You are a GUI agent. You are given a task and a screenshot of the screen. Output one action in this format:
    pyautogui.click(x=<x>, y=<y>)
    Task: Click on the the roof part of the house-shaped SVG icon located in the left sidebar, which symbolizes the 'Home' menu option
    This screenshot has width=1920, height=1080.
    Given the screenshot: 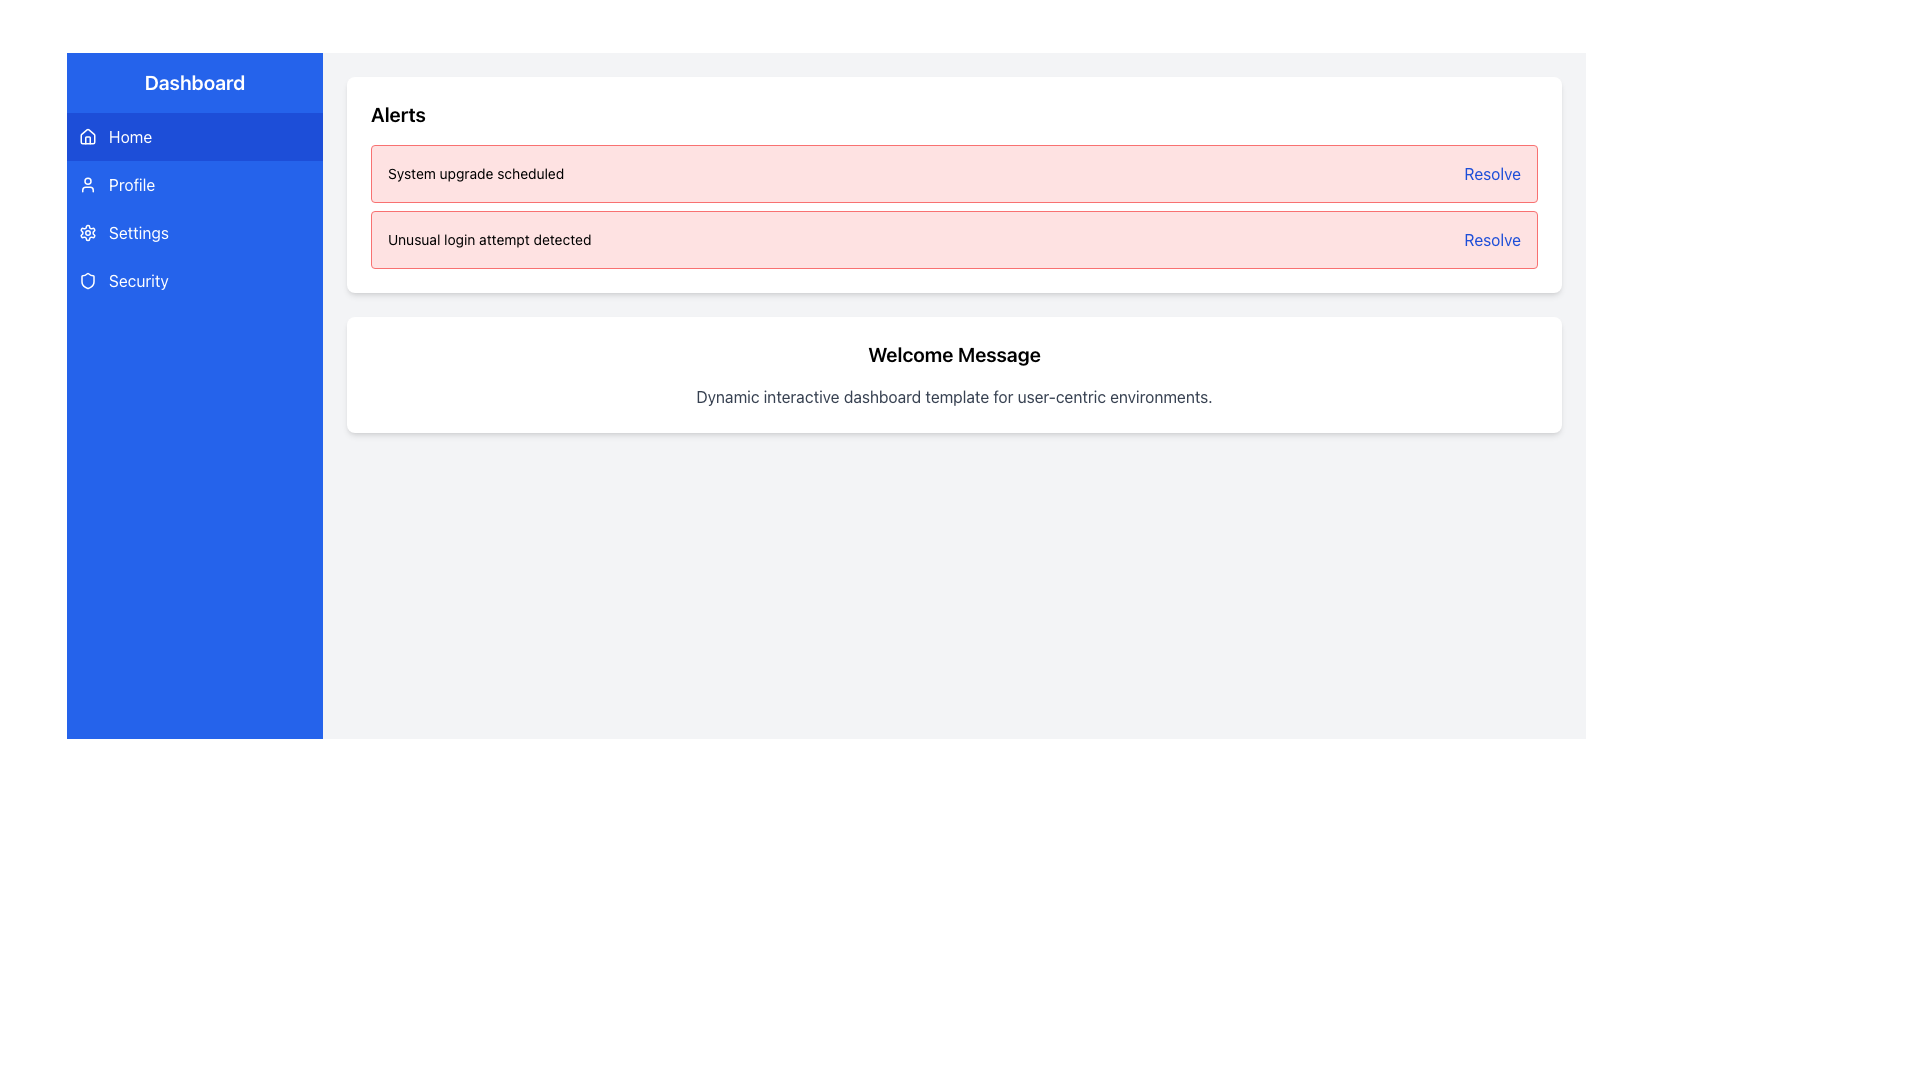 What is the action you would take?
    pyautogui.click(x=86, y=135)
    